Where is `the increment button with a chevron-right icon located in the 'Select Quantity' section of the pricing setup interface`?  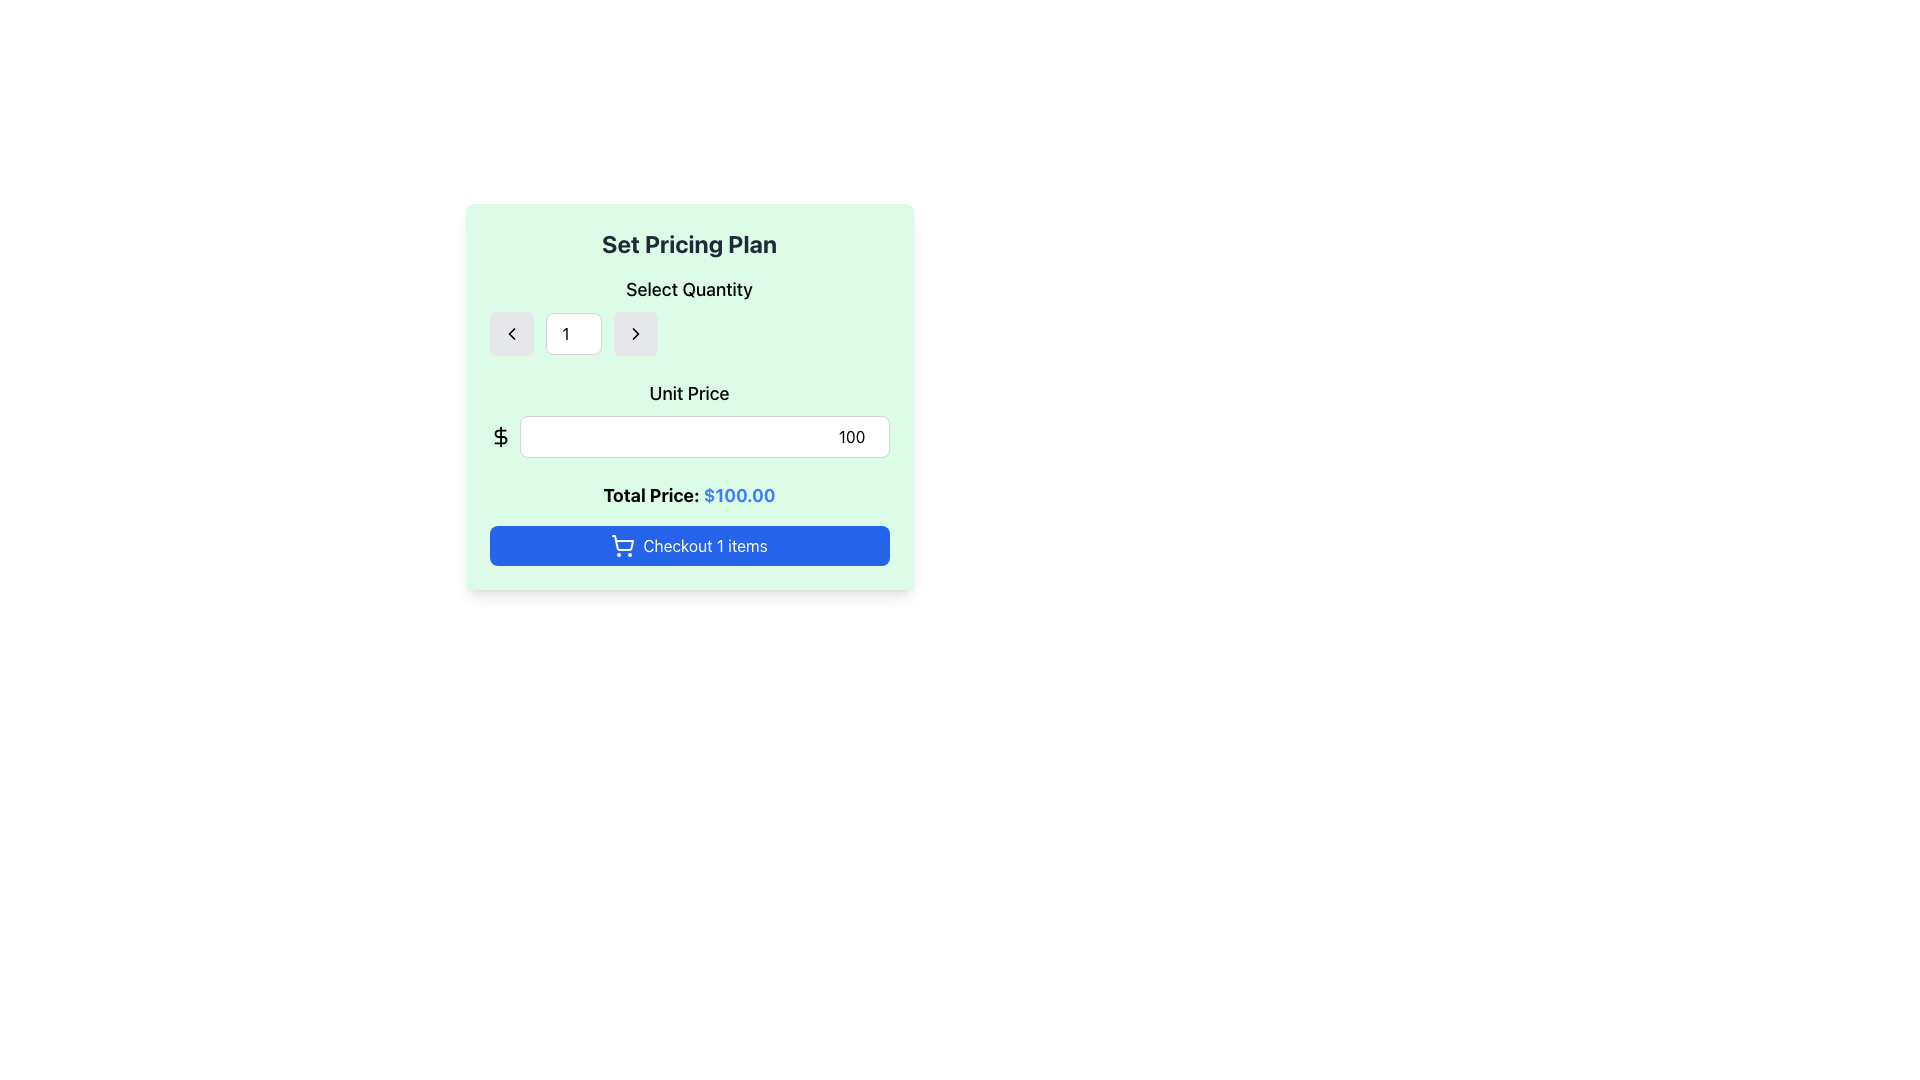
the increment button with a chevron-right icon located in the 'Select Quantity' section of the pricing setup interface is located at coordinates (634, 333).